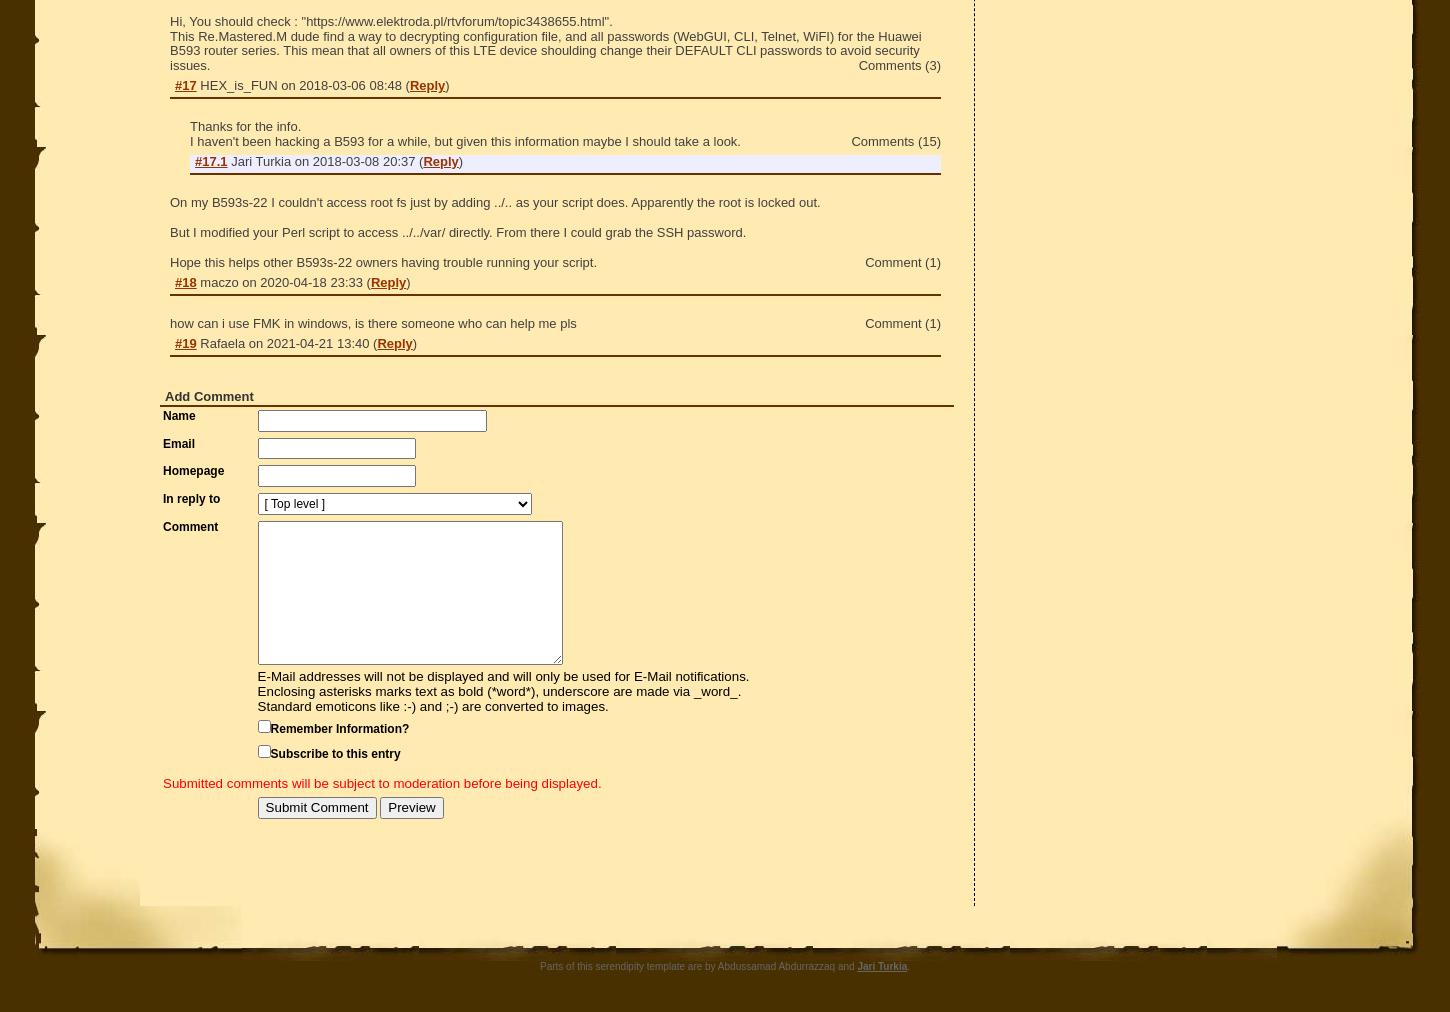  I want to click on '.', so click(907, 965).